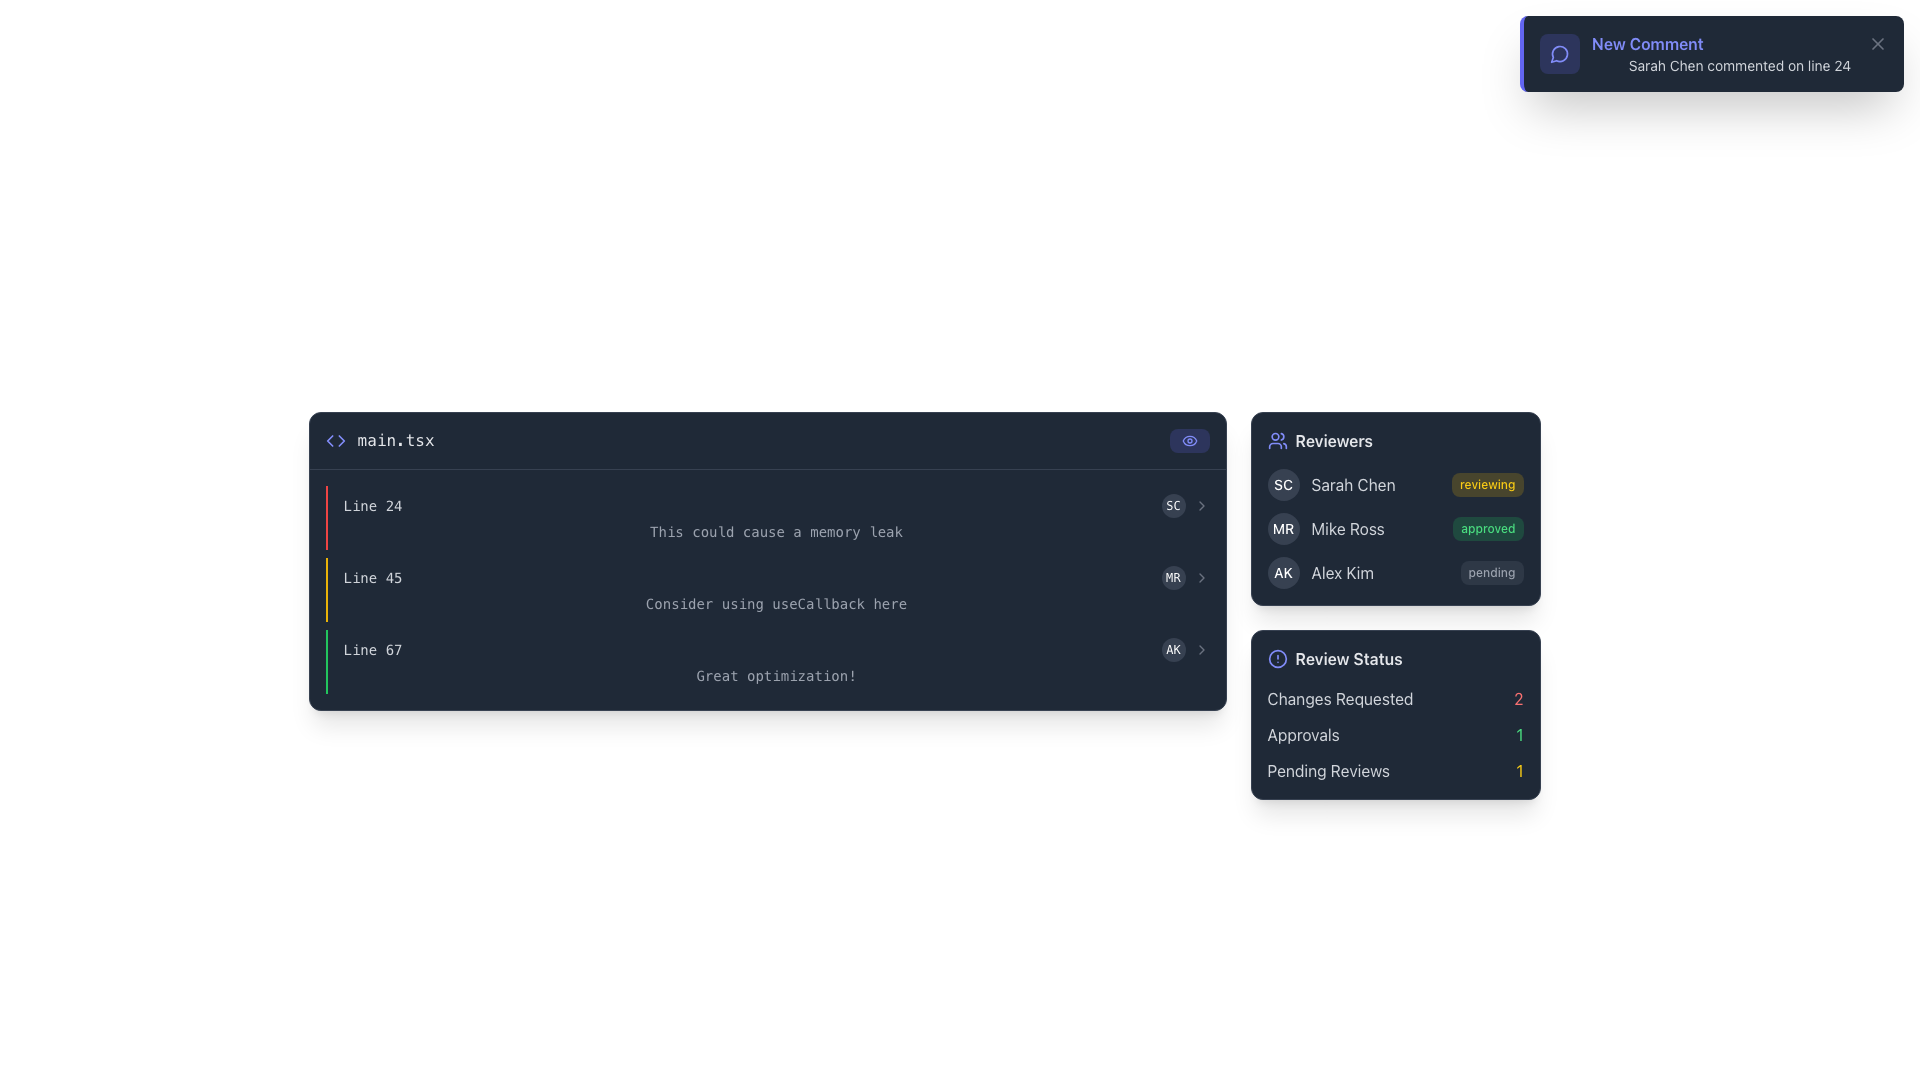 Image resolution: width=1920 pixels, height=1080 pixels. What do you see at coordinates (1394, 735) in the screenshot?
I see `the Text block displaying review statuses such as 'Changes Requested', 'Approvals', and 'Pending Reviews' with numerical indicators in red, green, and yellow, located under the 'Review Status' heading` at bounding box center [1394, 735].